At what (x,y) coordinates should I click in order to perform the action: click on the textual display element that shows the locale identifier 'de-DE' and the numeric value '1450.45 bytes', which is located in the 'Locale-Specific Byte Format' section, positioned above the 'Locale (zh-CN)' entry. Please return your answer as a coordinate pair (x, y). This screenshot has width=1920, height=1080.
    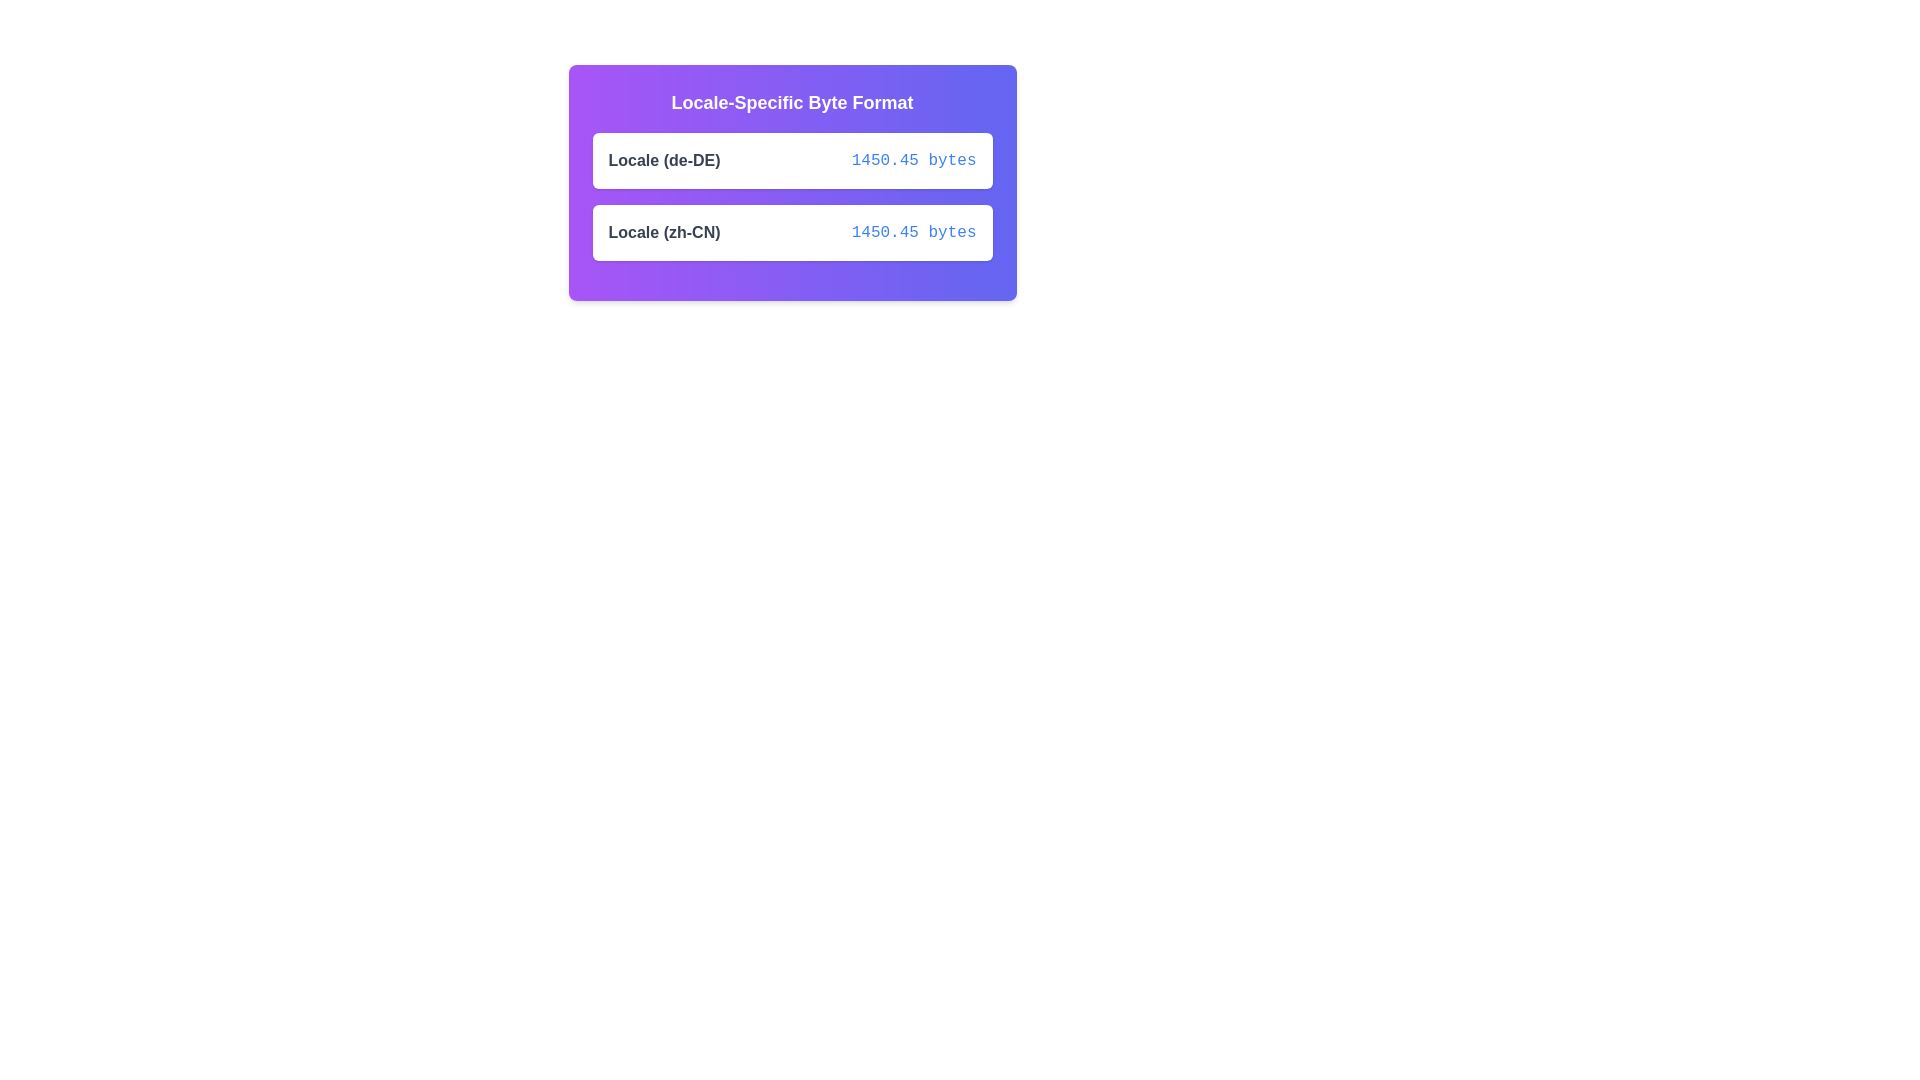
    Looking at the image, I should click on (791, 160).